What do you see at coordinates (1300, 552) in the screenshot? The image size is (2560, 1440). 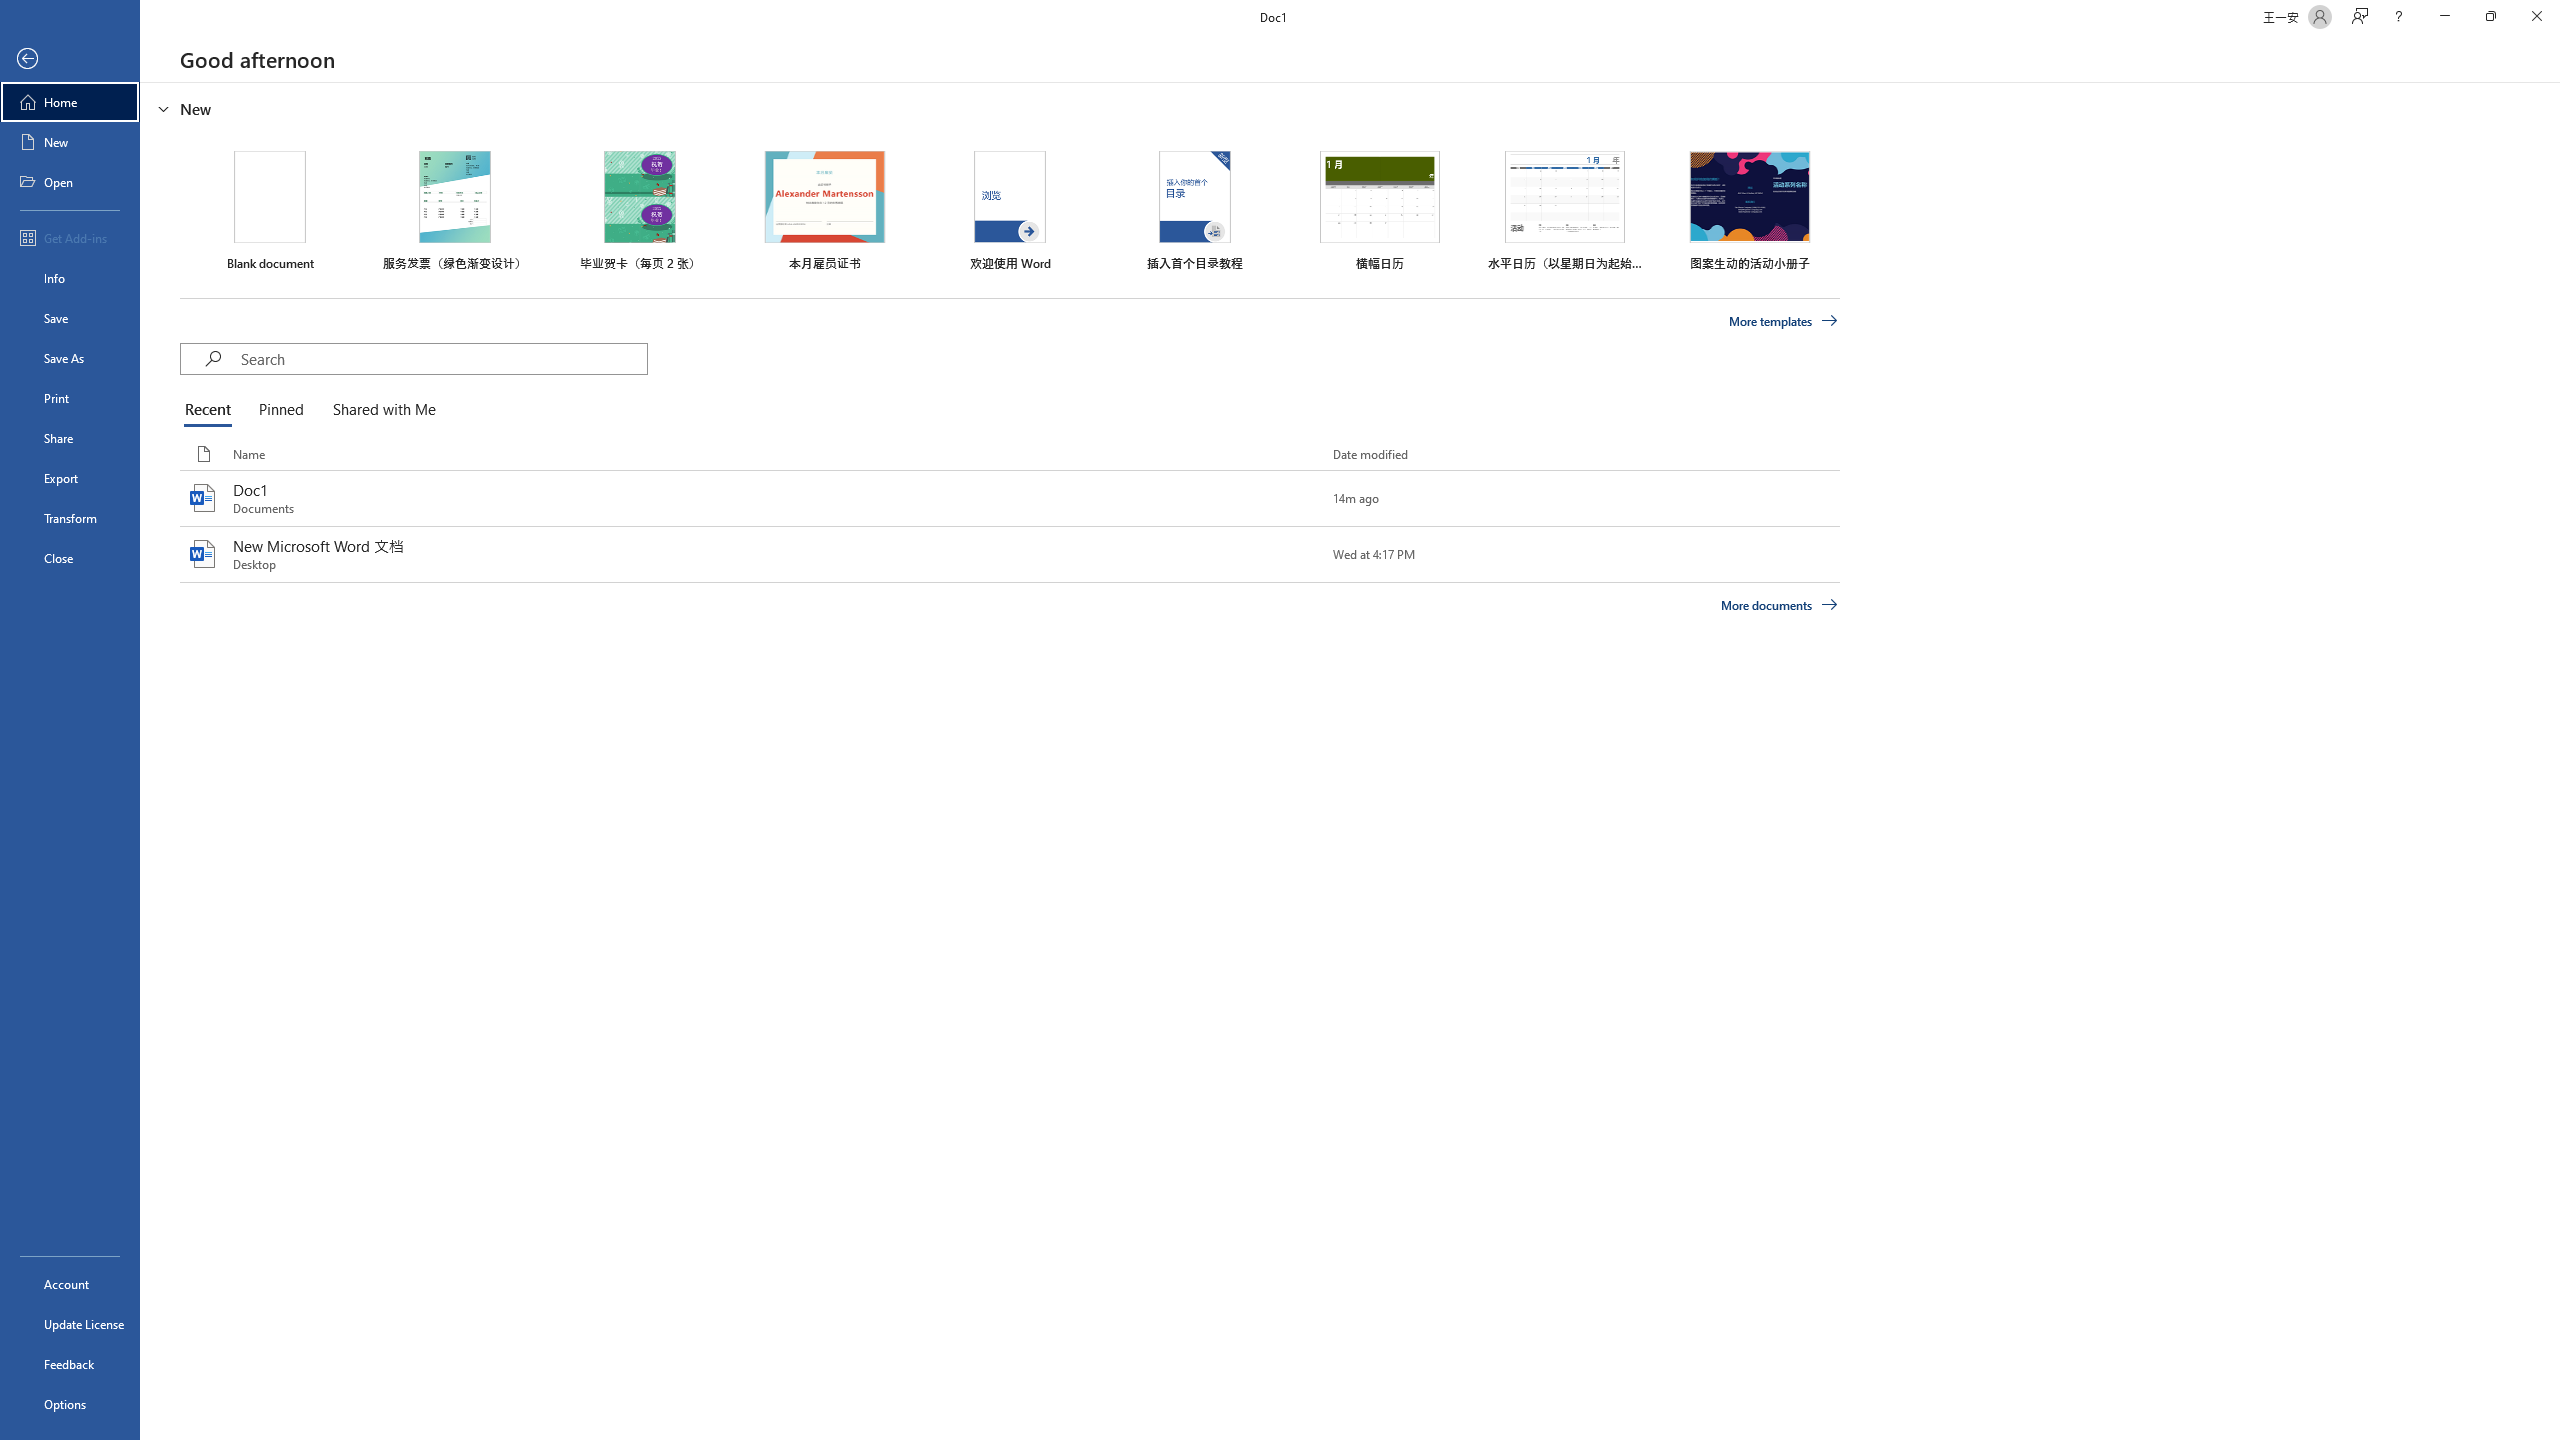 I see `'Pin this item to the list'` at bounding box center [1300, 552].